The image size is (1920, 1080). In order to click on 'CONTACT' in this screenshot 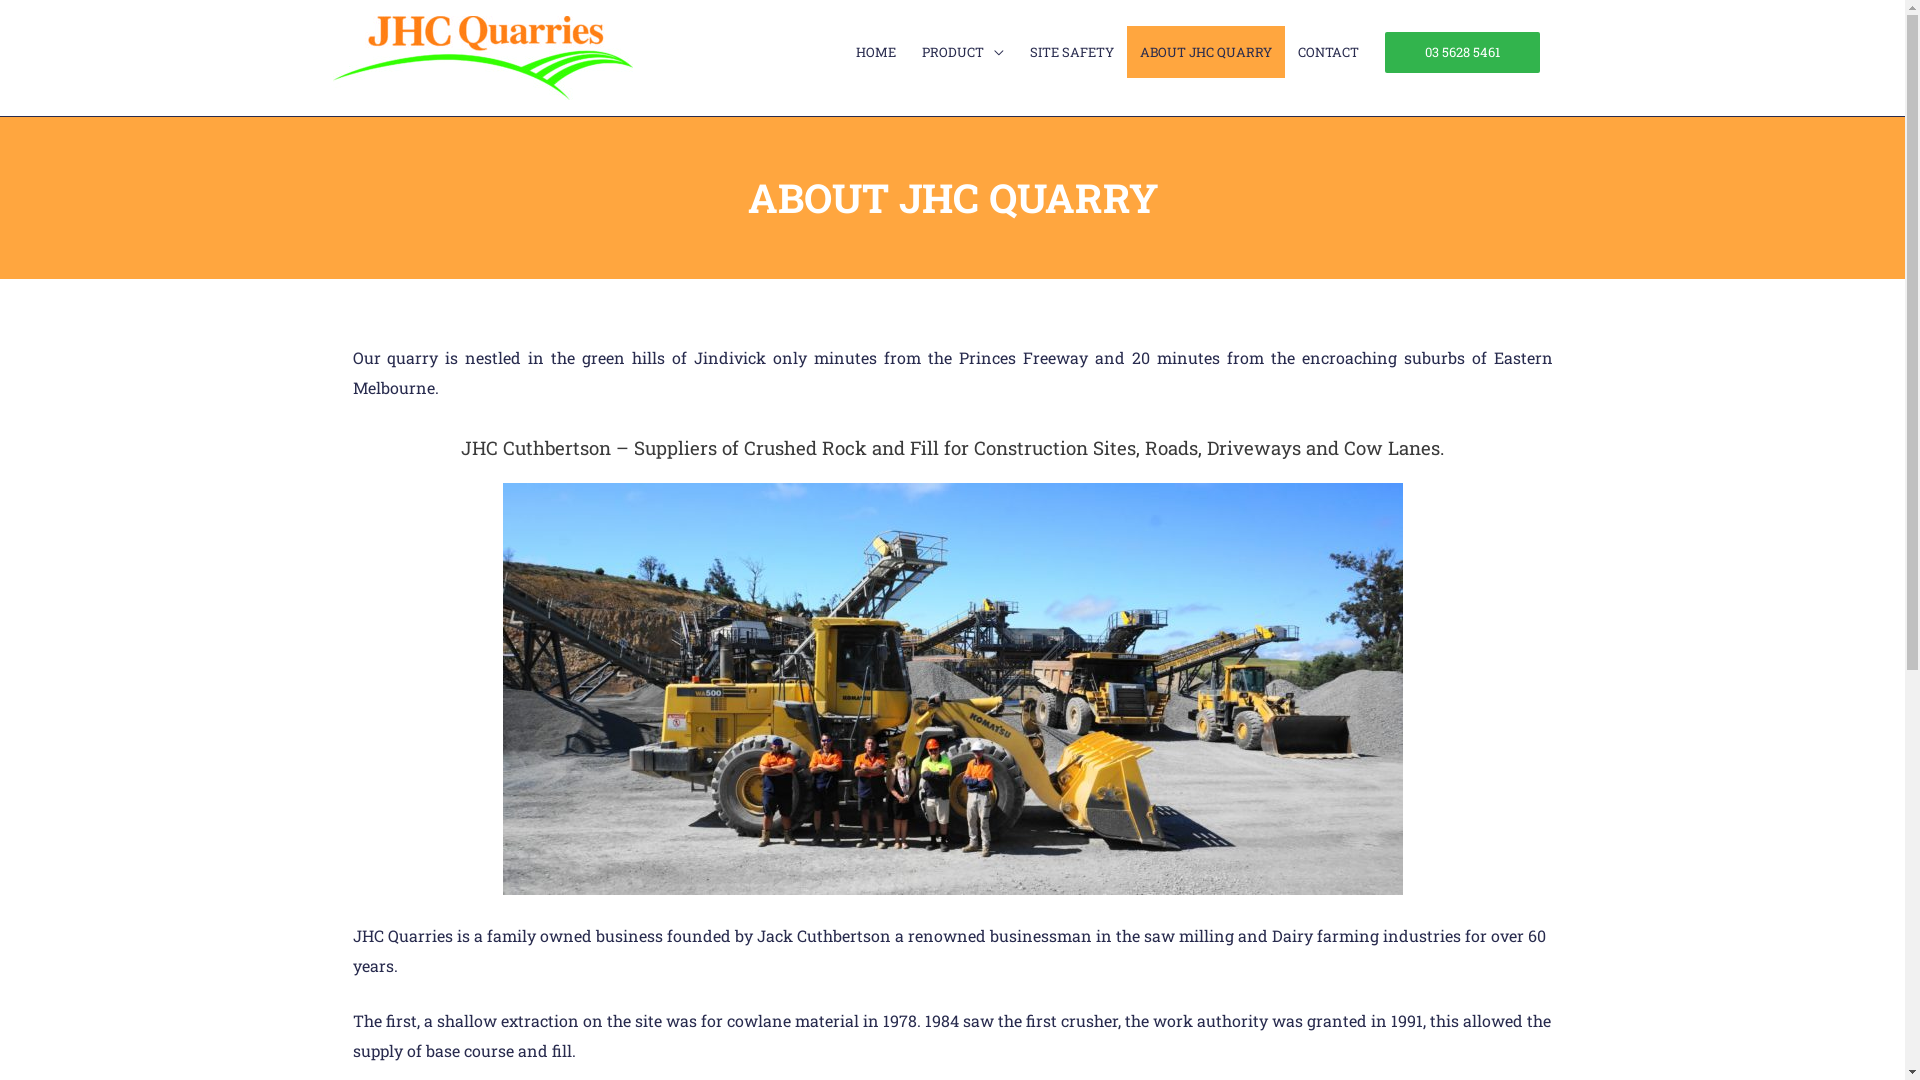, I will do `click(1327, 50)`.